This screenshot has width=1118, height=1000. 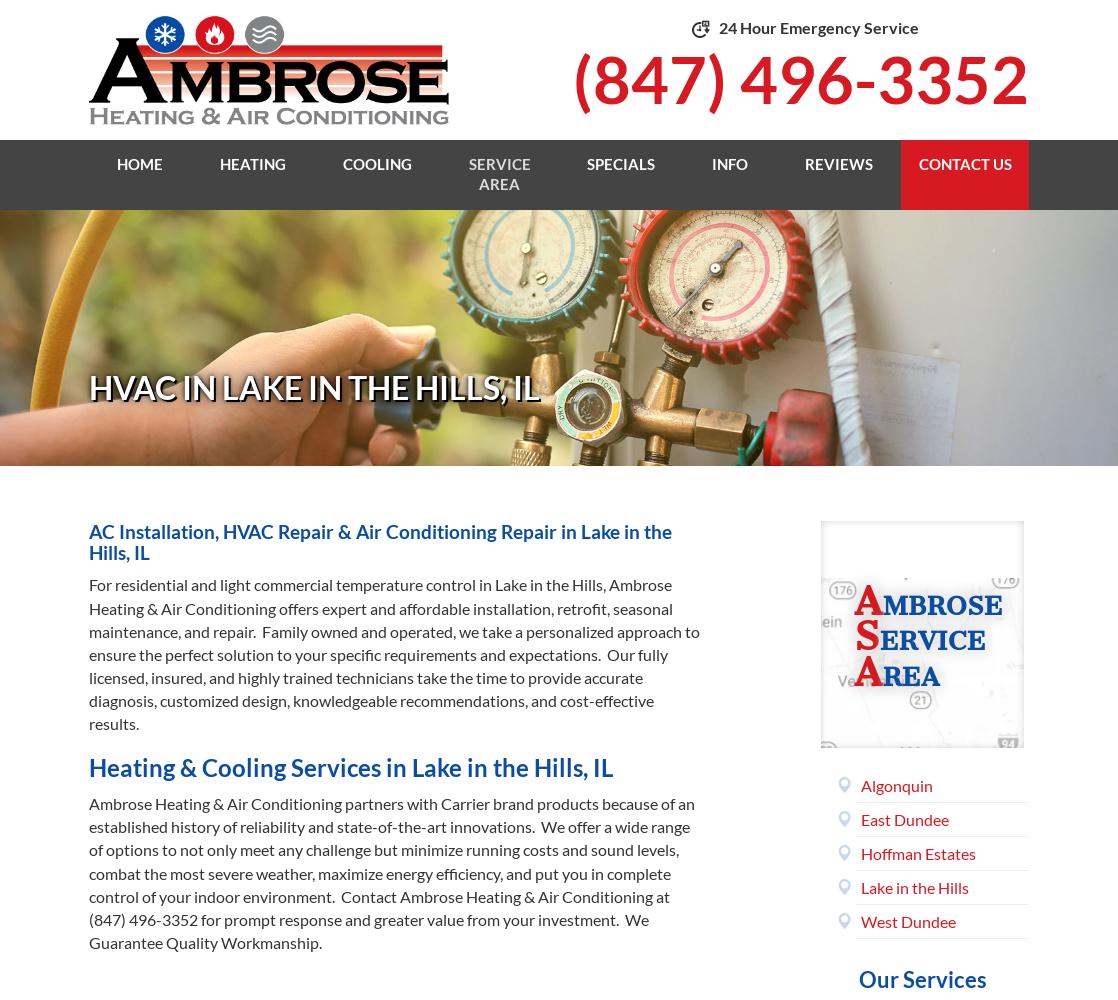 What do you see at coordinates (253, 163) in the screenshot?
I see `'Heating'` at bounding box center [253, 163].